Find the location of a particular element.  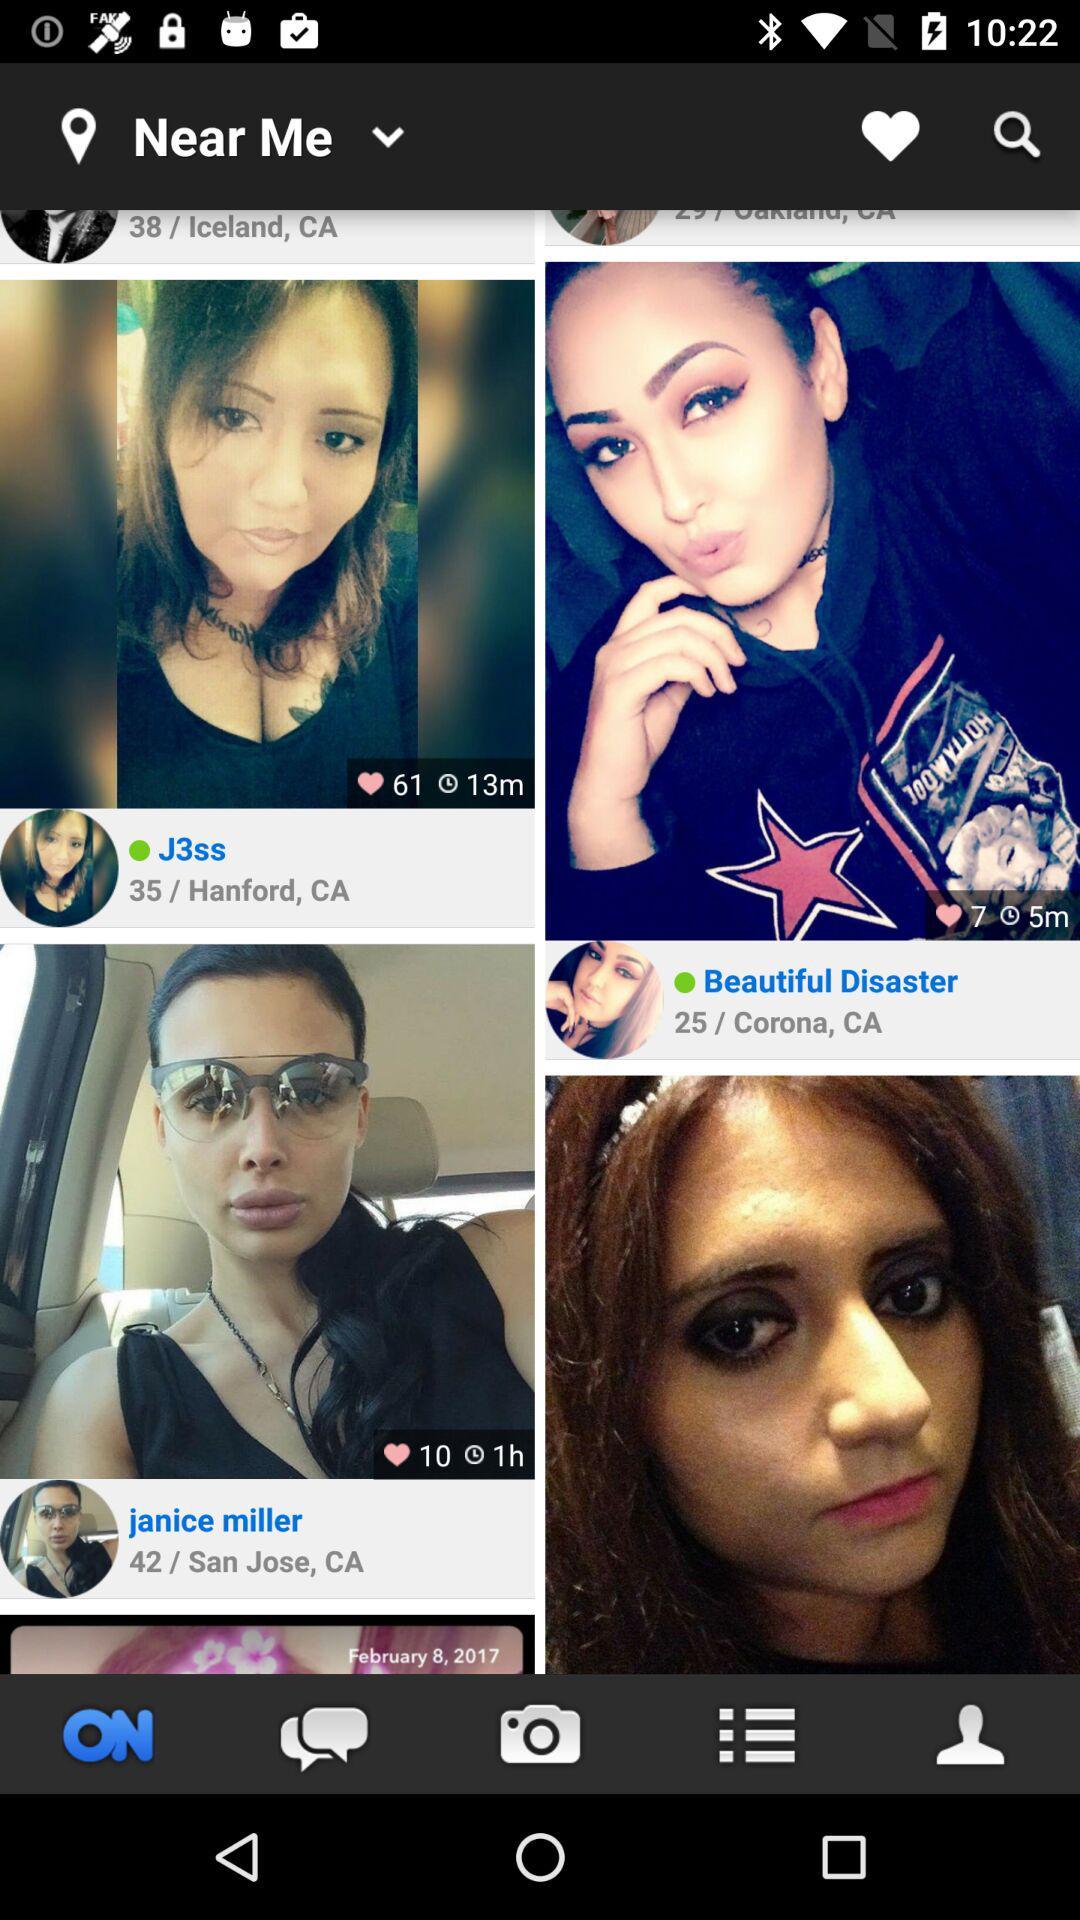

the green circle which is left to the text beautiful disaster is located at coordinates (683, 982).